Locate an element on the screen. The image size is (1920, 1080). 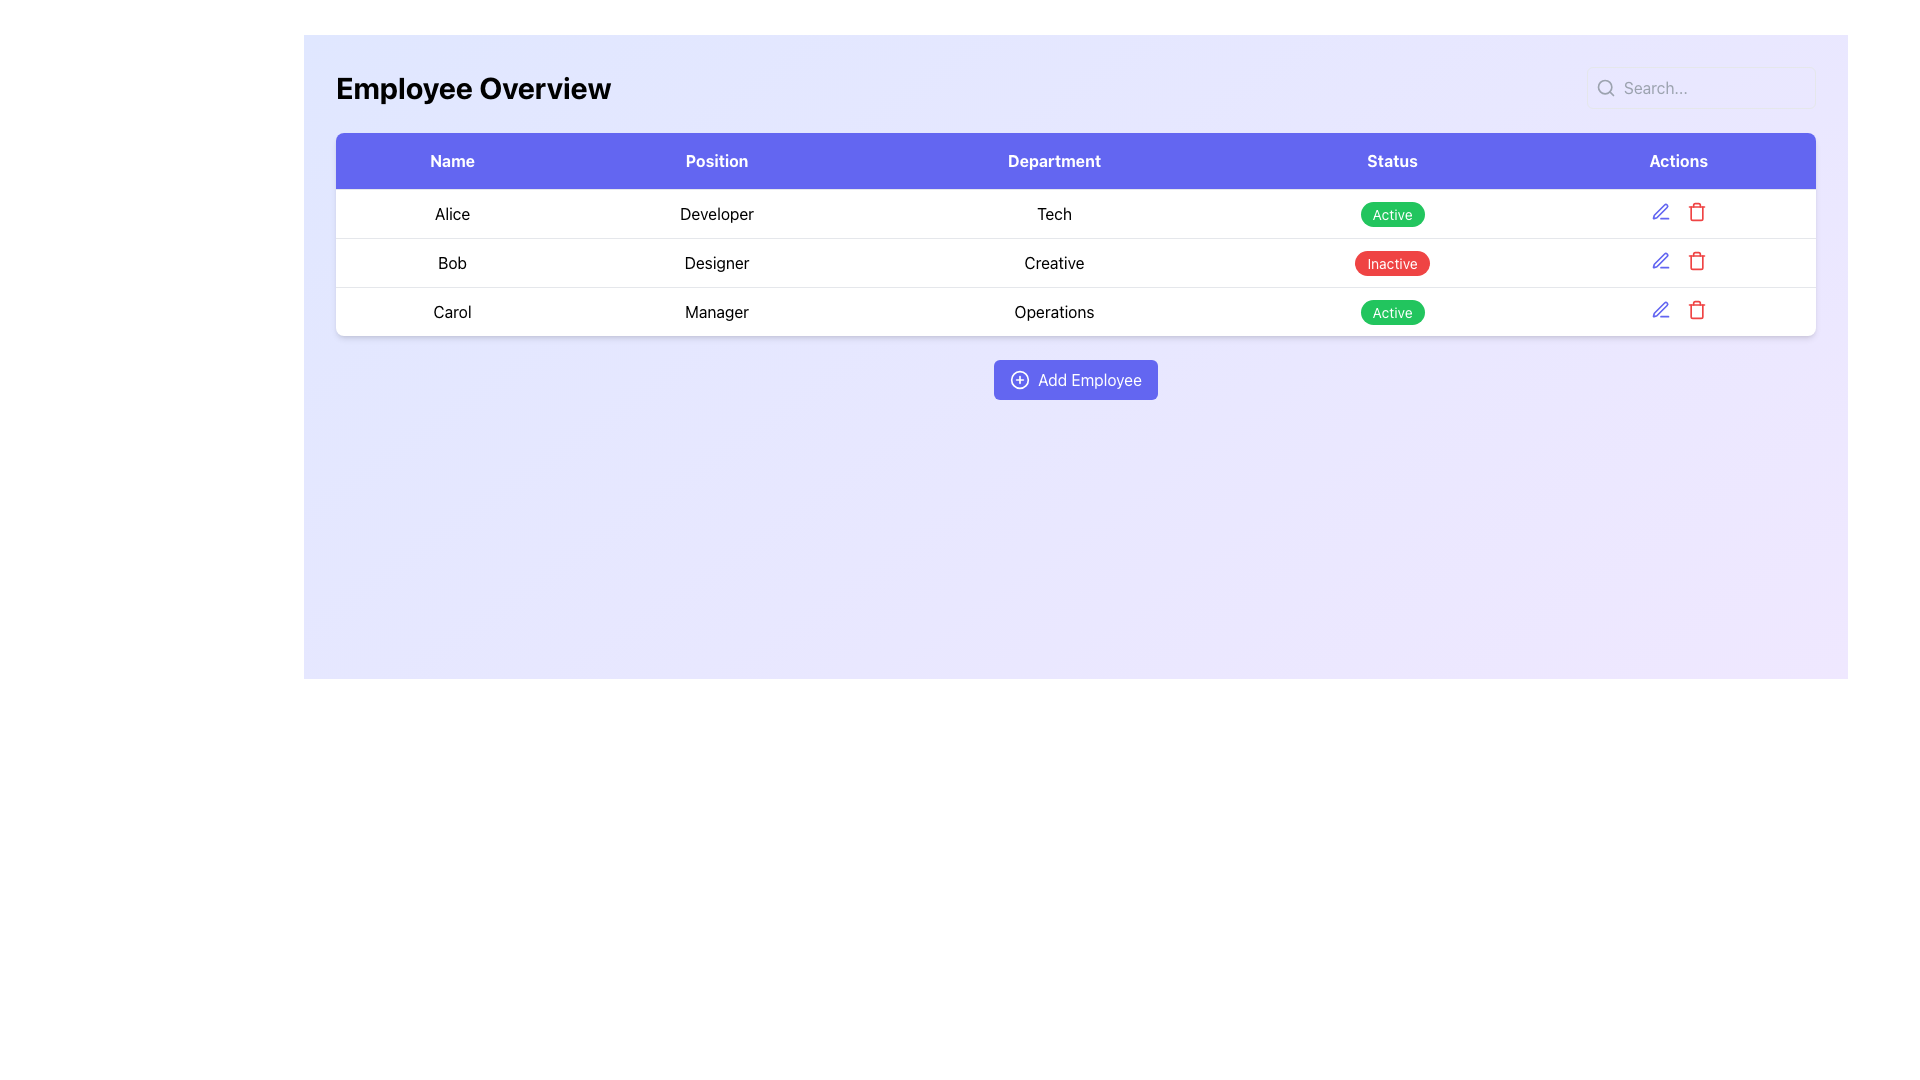
the circular part of the search icon located in the upper-right corner of the interface is located at coordinates (1605, 86).